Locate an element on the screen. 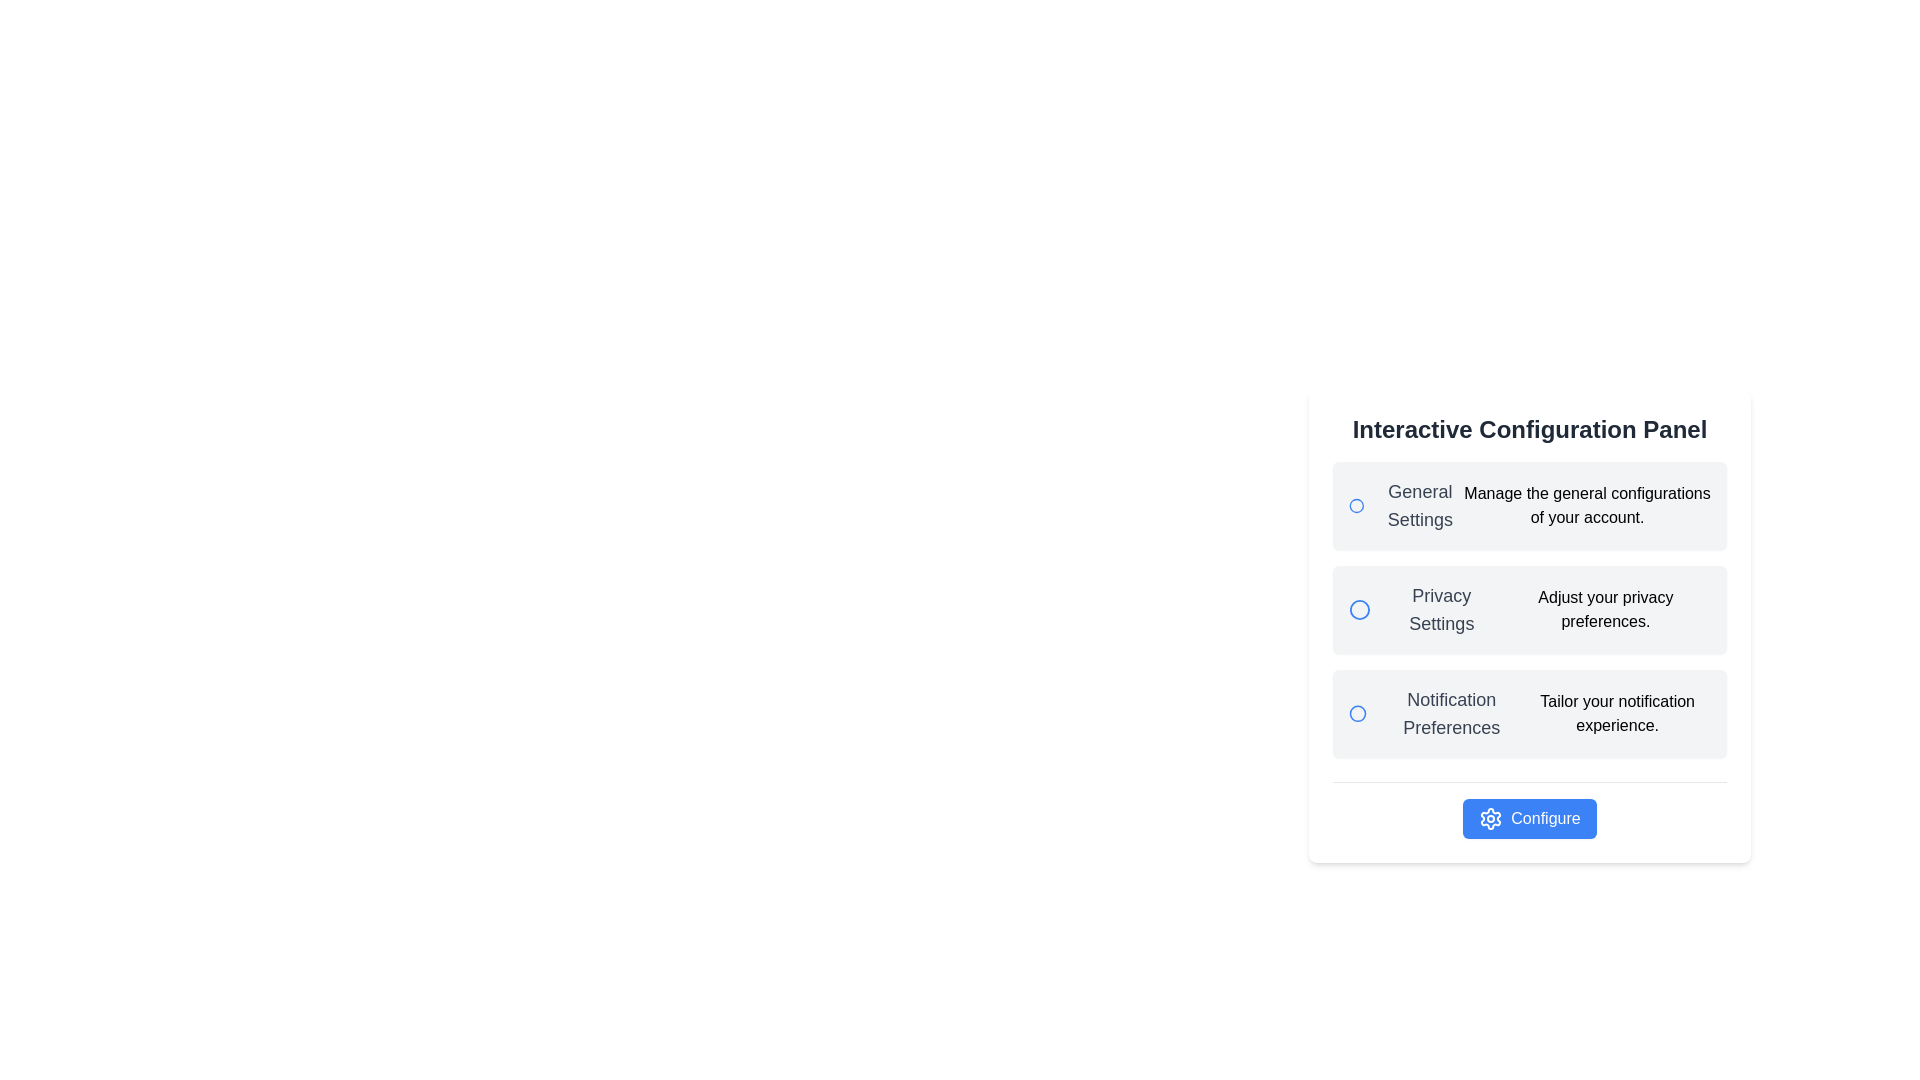  the icon next to the 'Privacy Settings' row in the interactive panel to emphasize this specific option is located at coordinates (1359, 608).